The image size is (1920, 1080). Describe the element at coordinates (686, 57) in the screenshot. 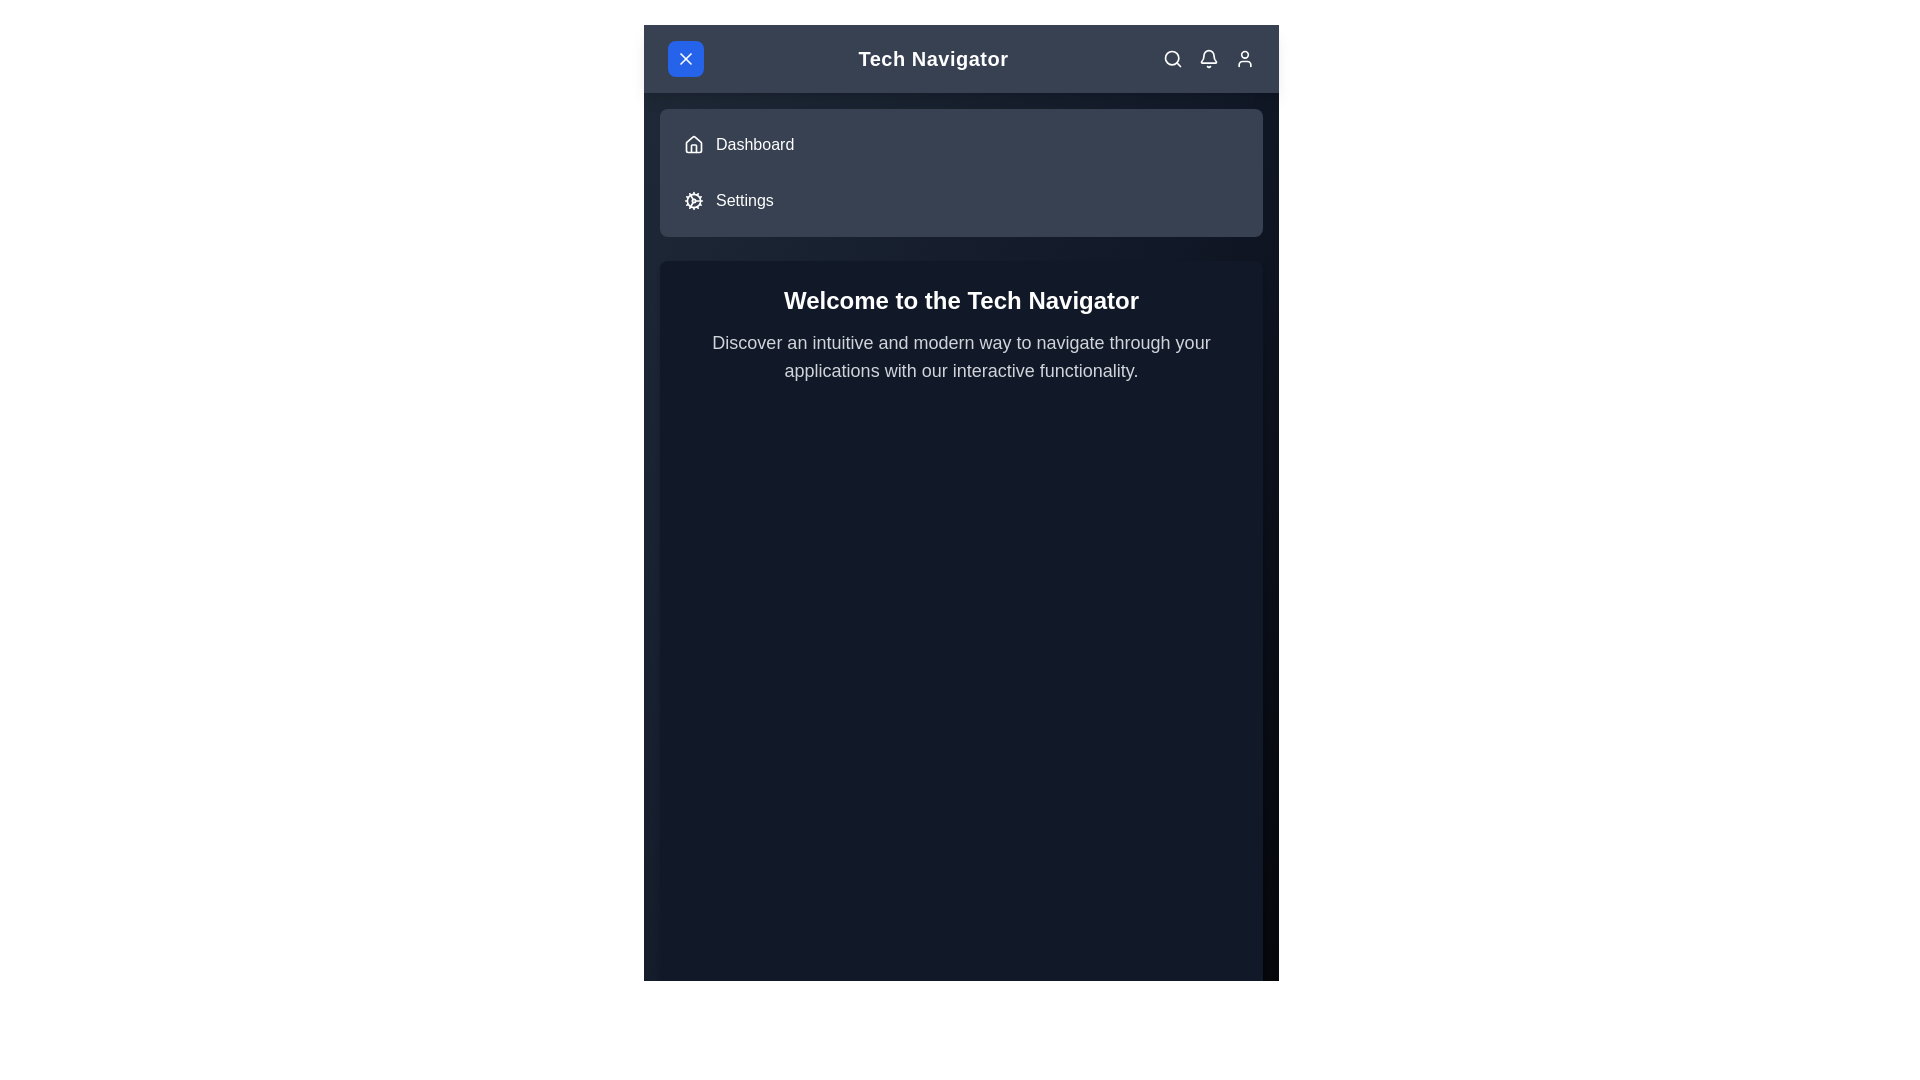

I see `the menu button to toggle the side menu` at that location.